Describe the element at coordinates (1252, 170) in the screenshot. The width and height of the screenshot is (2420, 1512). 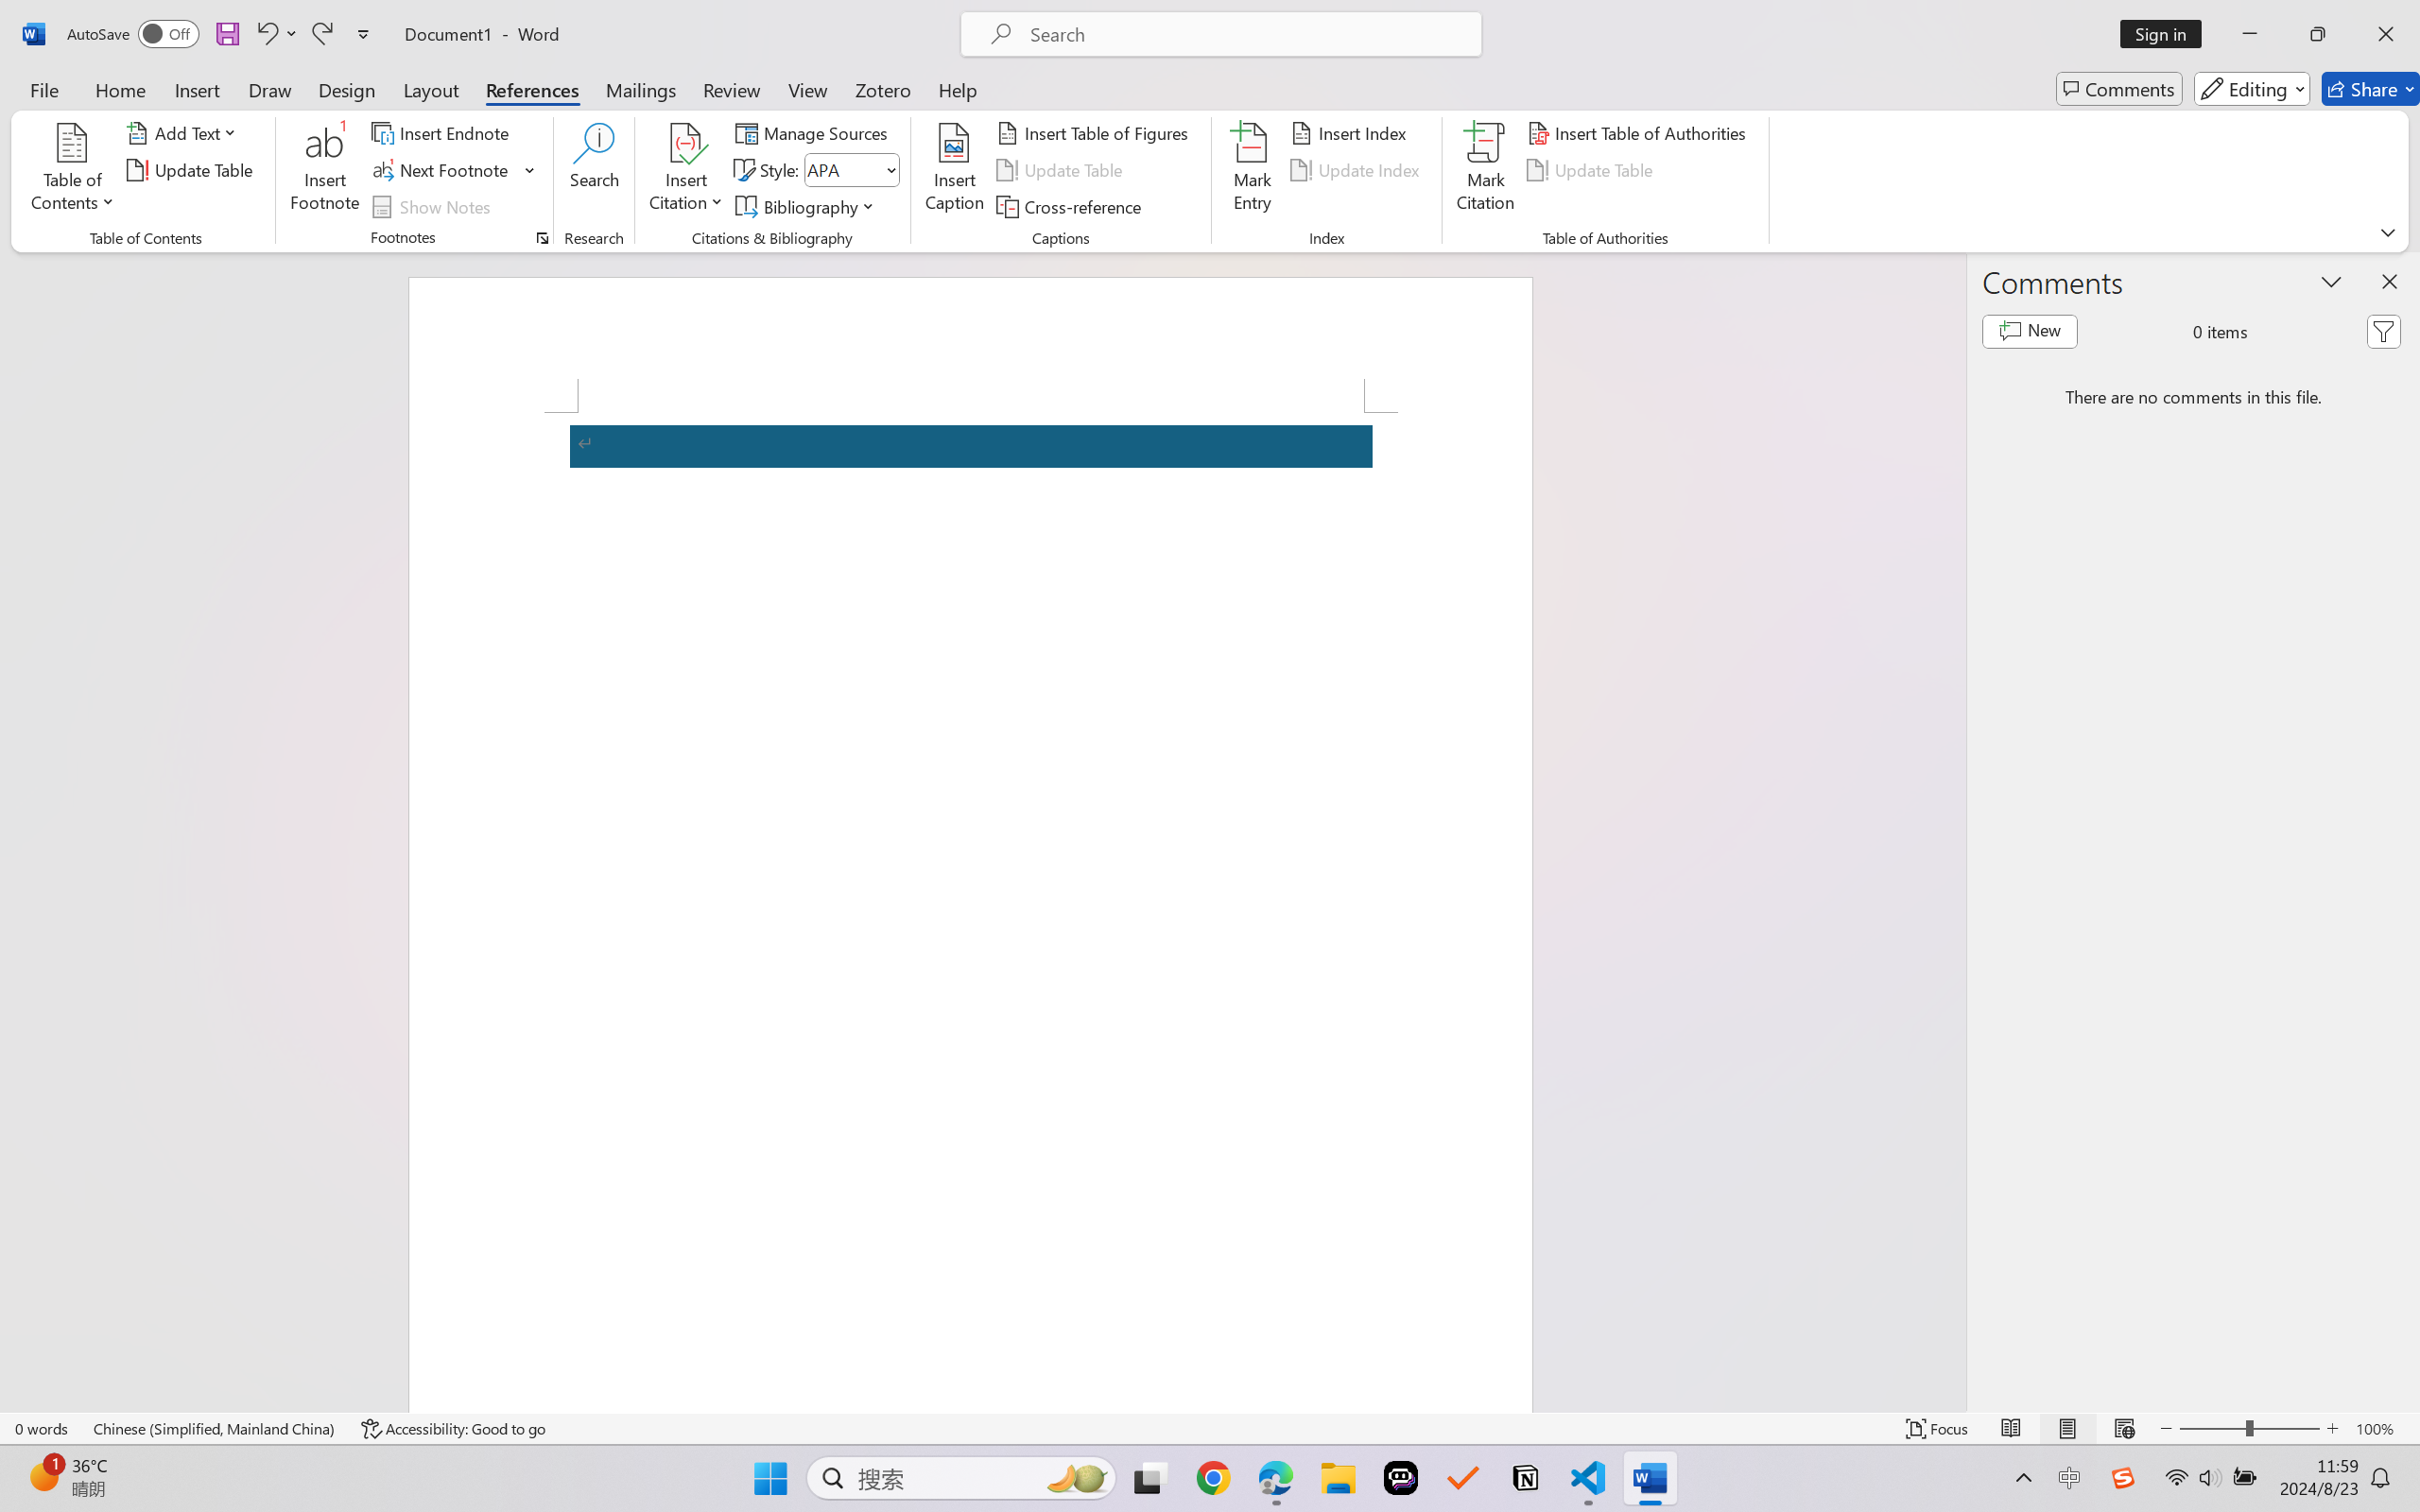
I see `'Mark Entry...'` at that location.